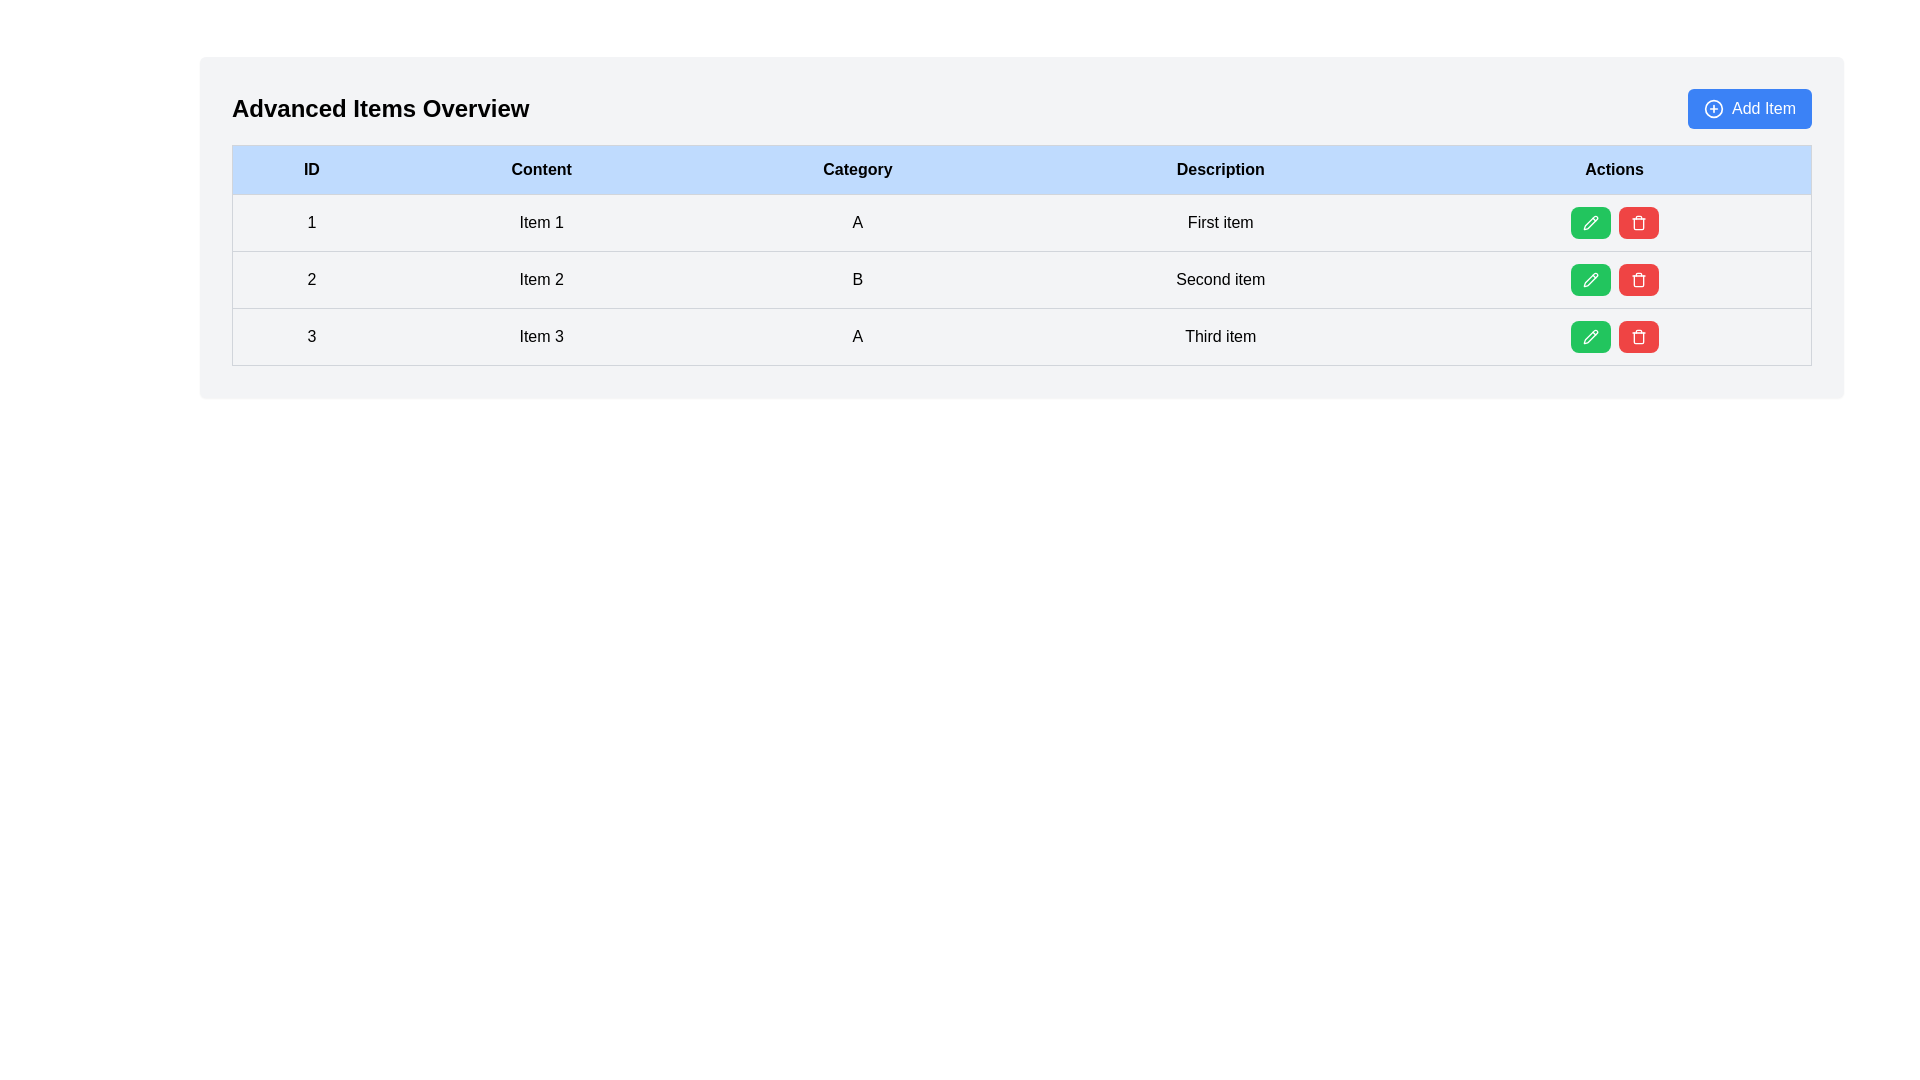  I want to click on the trash bin icon button, which is a minimalistic white representation on a red circular button, located in the 'Actions' column of the third row, adjacent to 'Item 3', so click(1638, 280).